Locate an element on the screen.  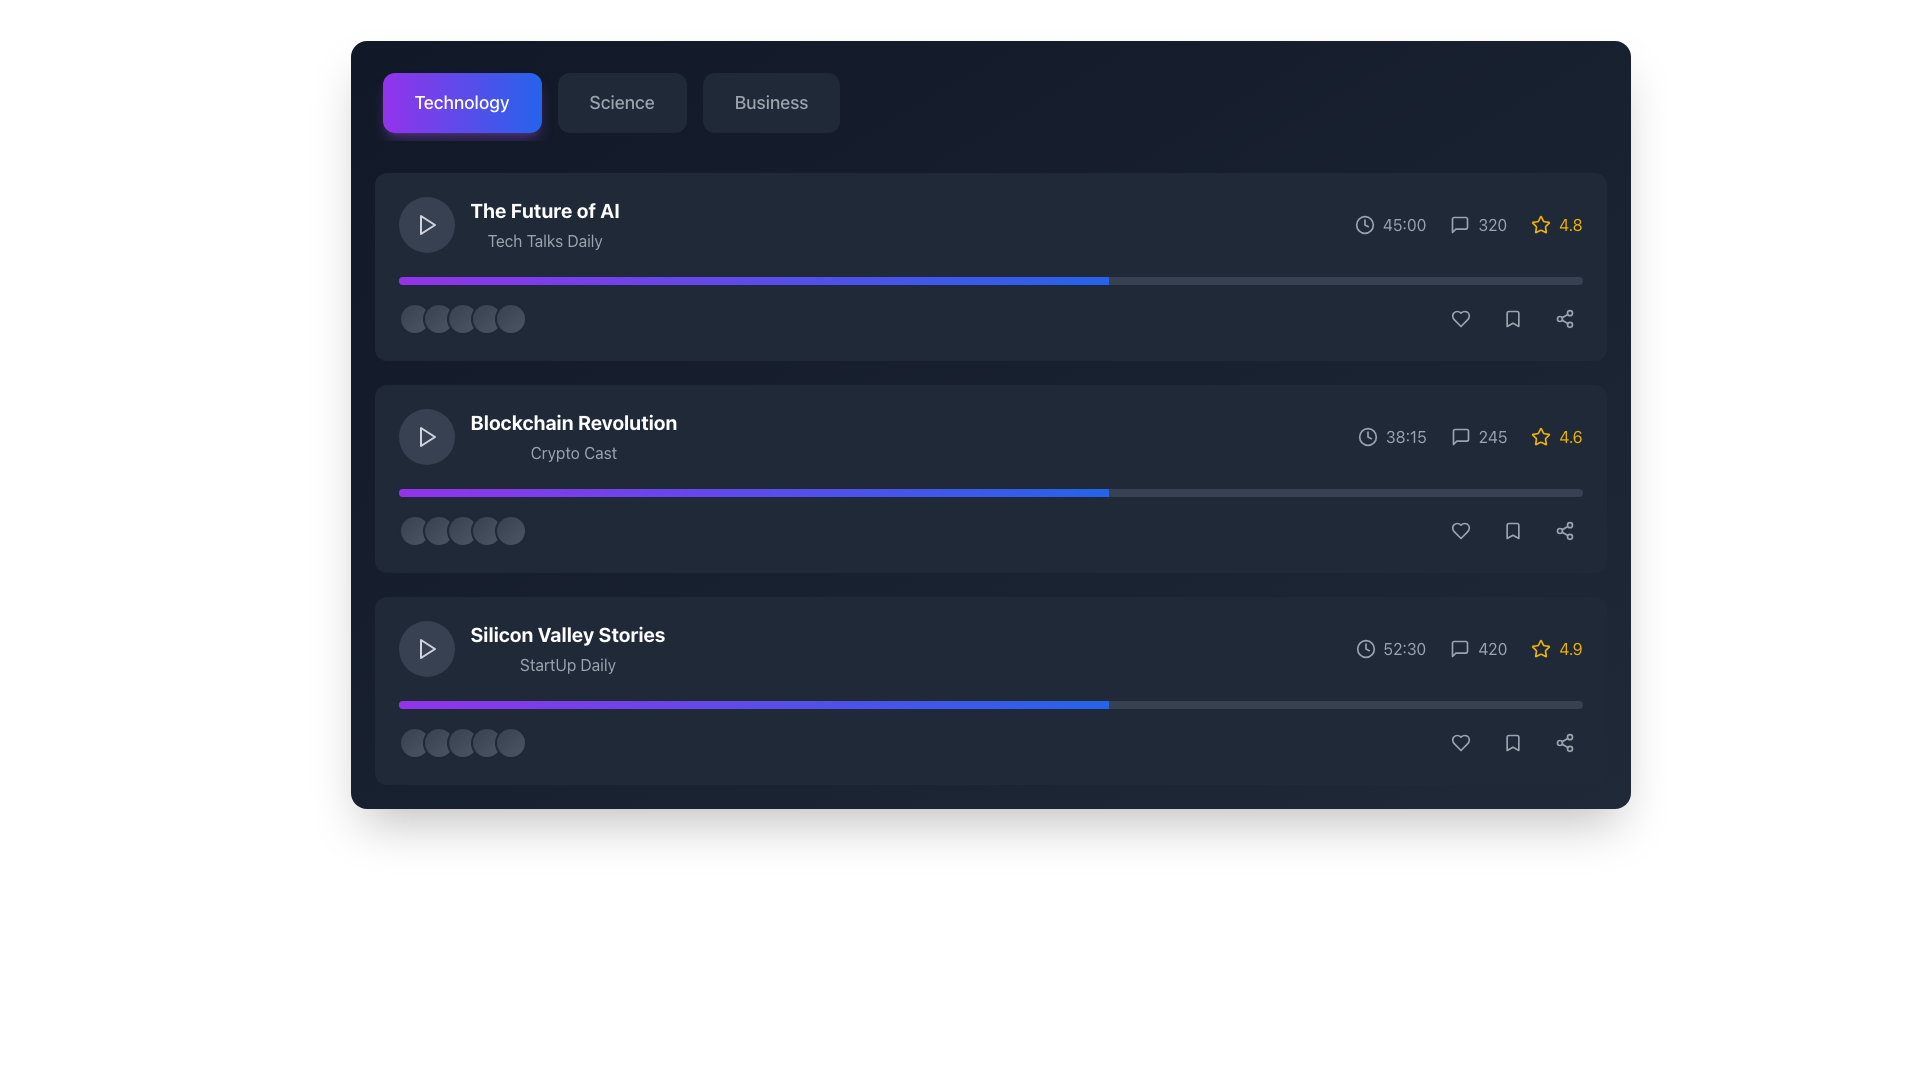
the star icon representing the rating of the content in the 'The Future of AI' section, which is located next to the numerical rating value '4.8' is located at coordinates (1540, 224).